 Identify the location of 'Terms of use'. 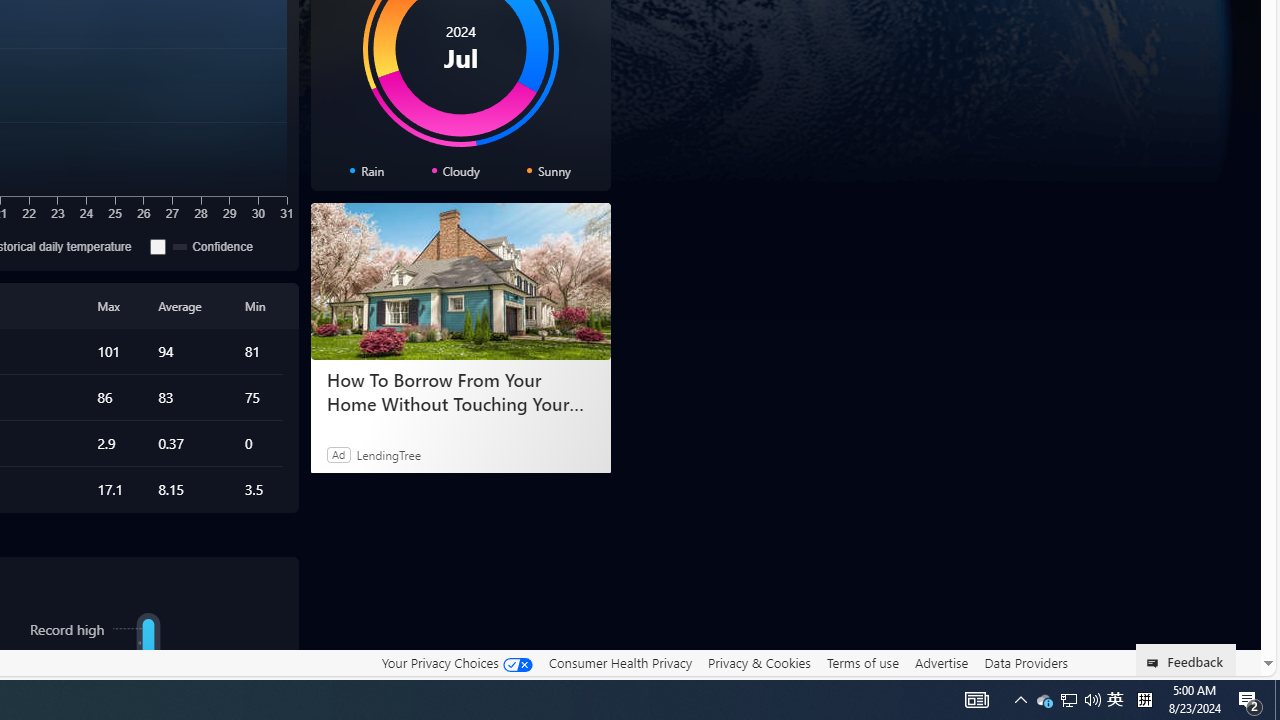
(862, 663).